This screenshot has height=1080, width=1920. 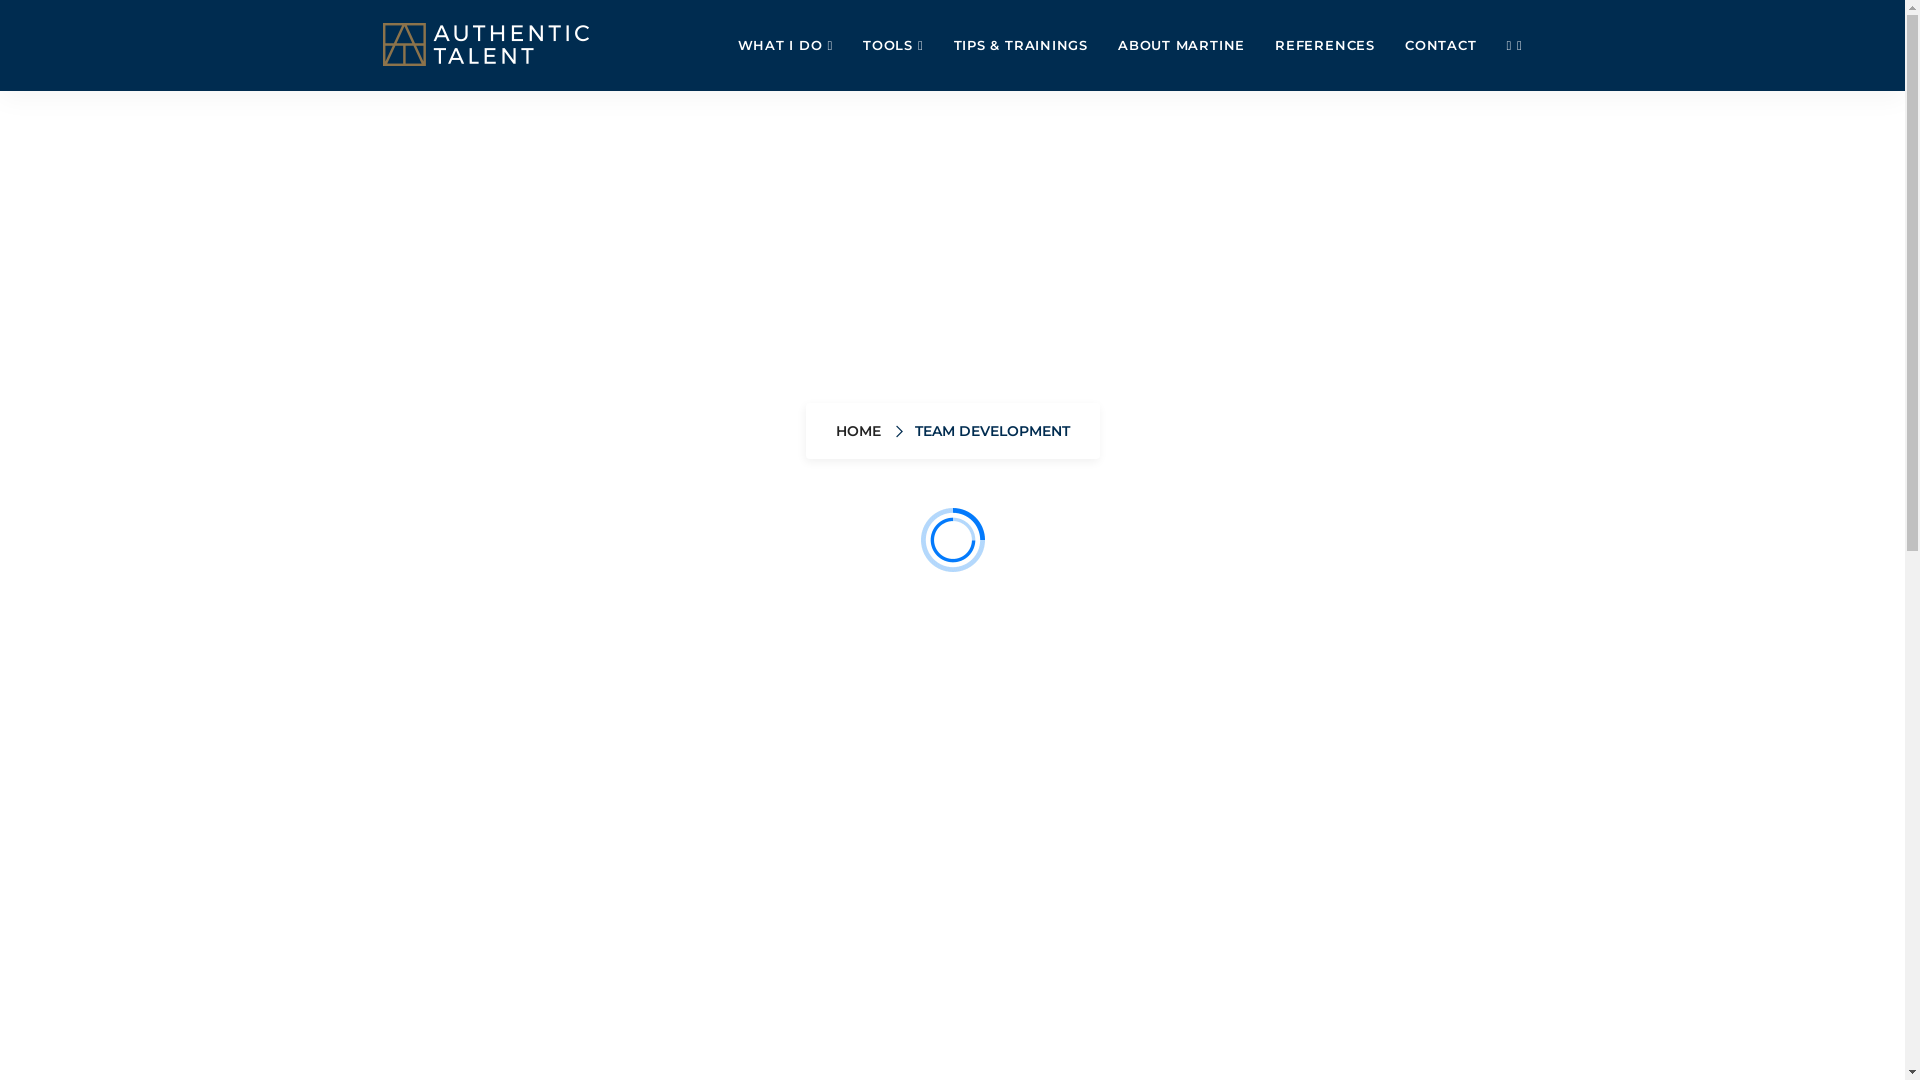 I want to click on 'TIPS & TRAININGS', so click(x=938, y=45).